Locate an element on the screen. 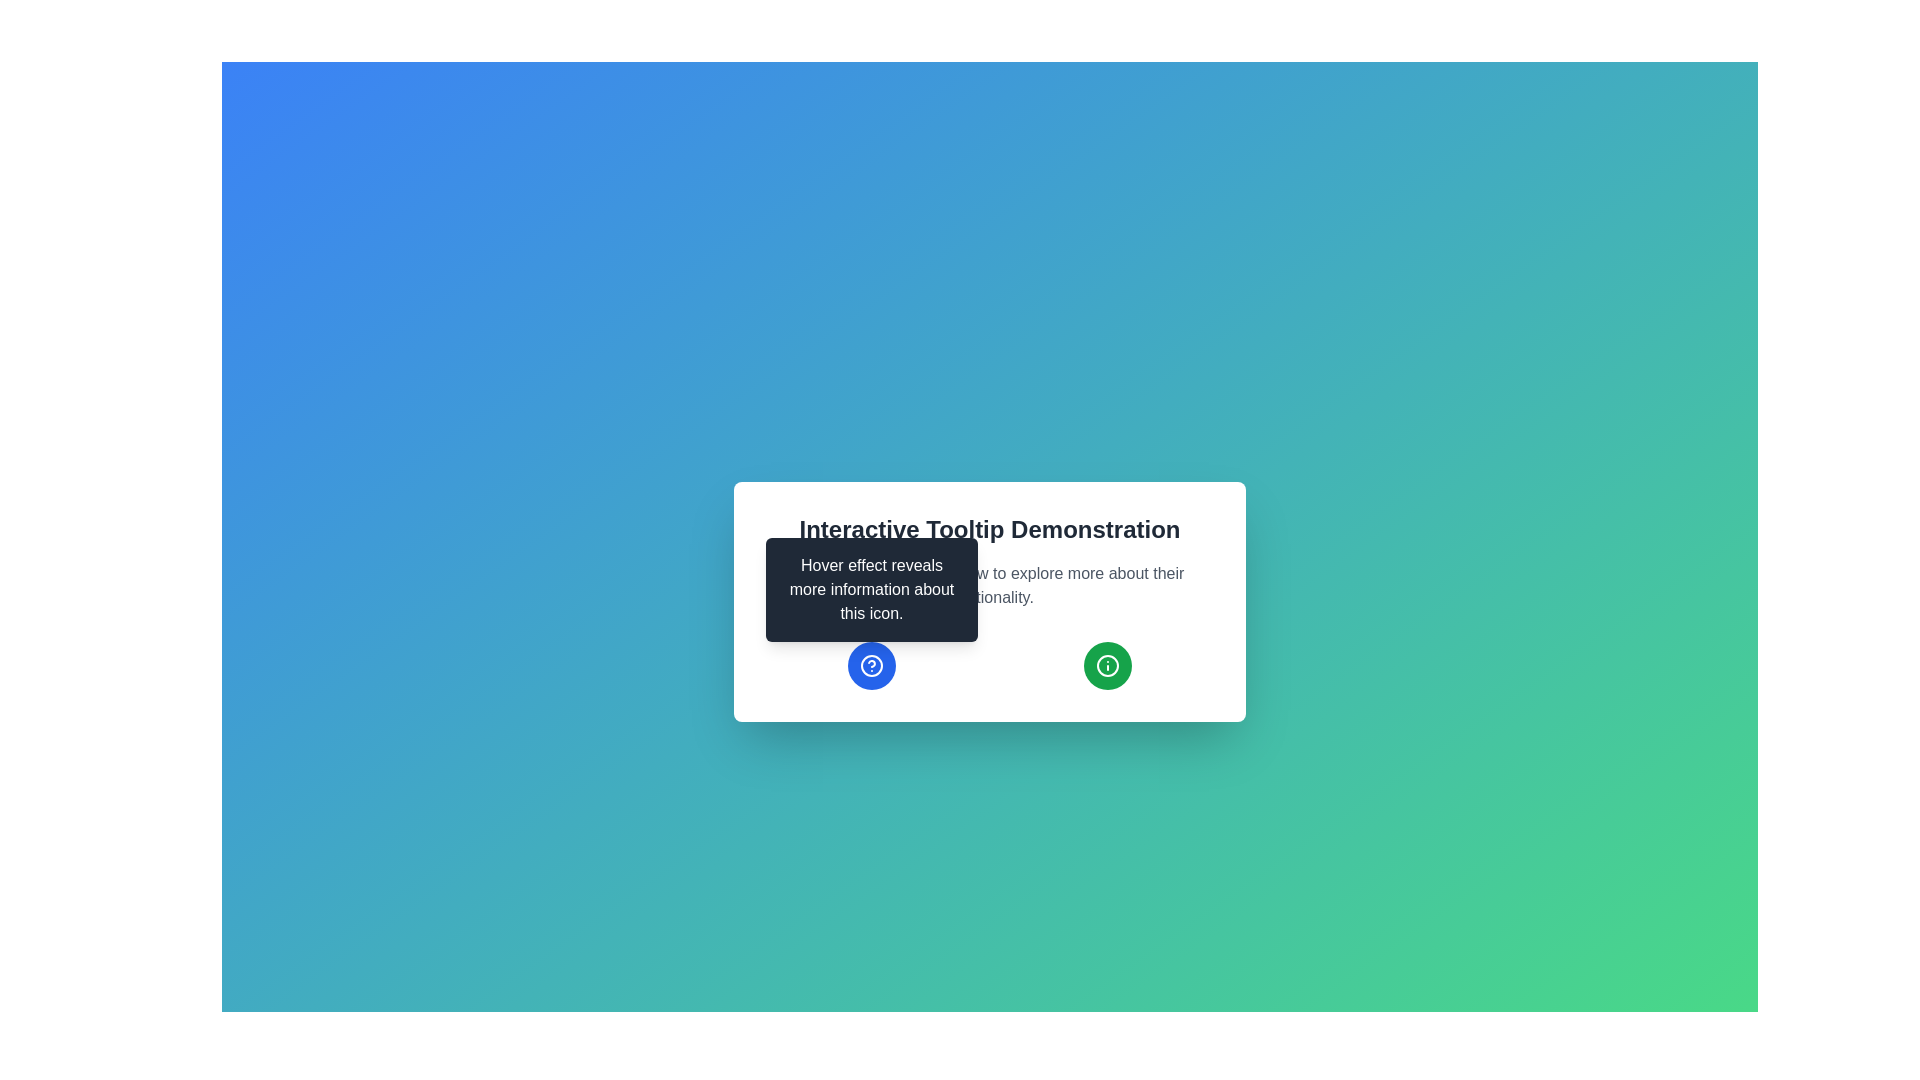 The height and width of the screenshot is (1080, 1920). bold, large-sized heading text 'Interactive Tooltip Demonstration' displayed prominently in the upper part of the white card is located at coordinates (989, 528).